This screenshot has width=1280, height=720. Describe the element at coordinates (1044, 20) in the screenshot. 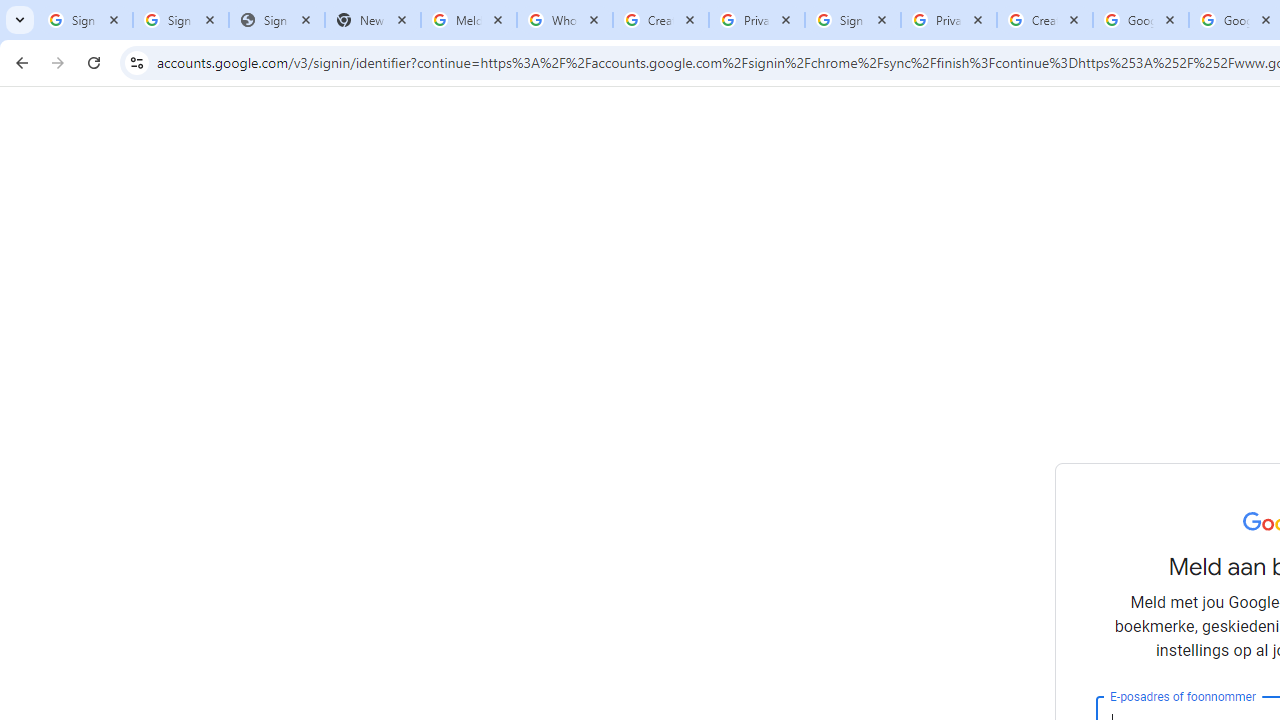

I see `'Create your Google Account'` at that location.